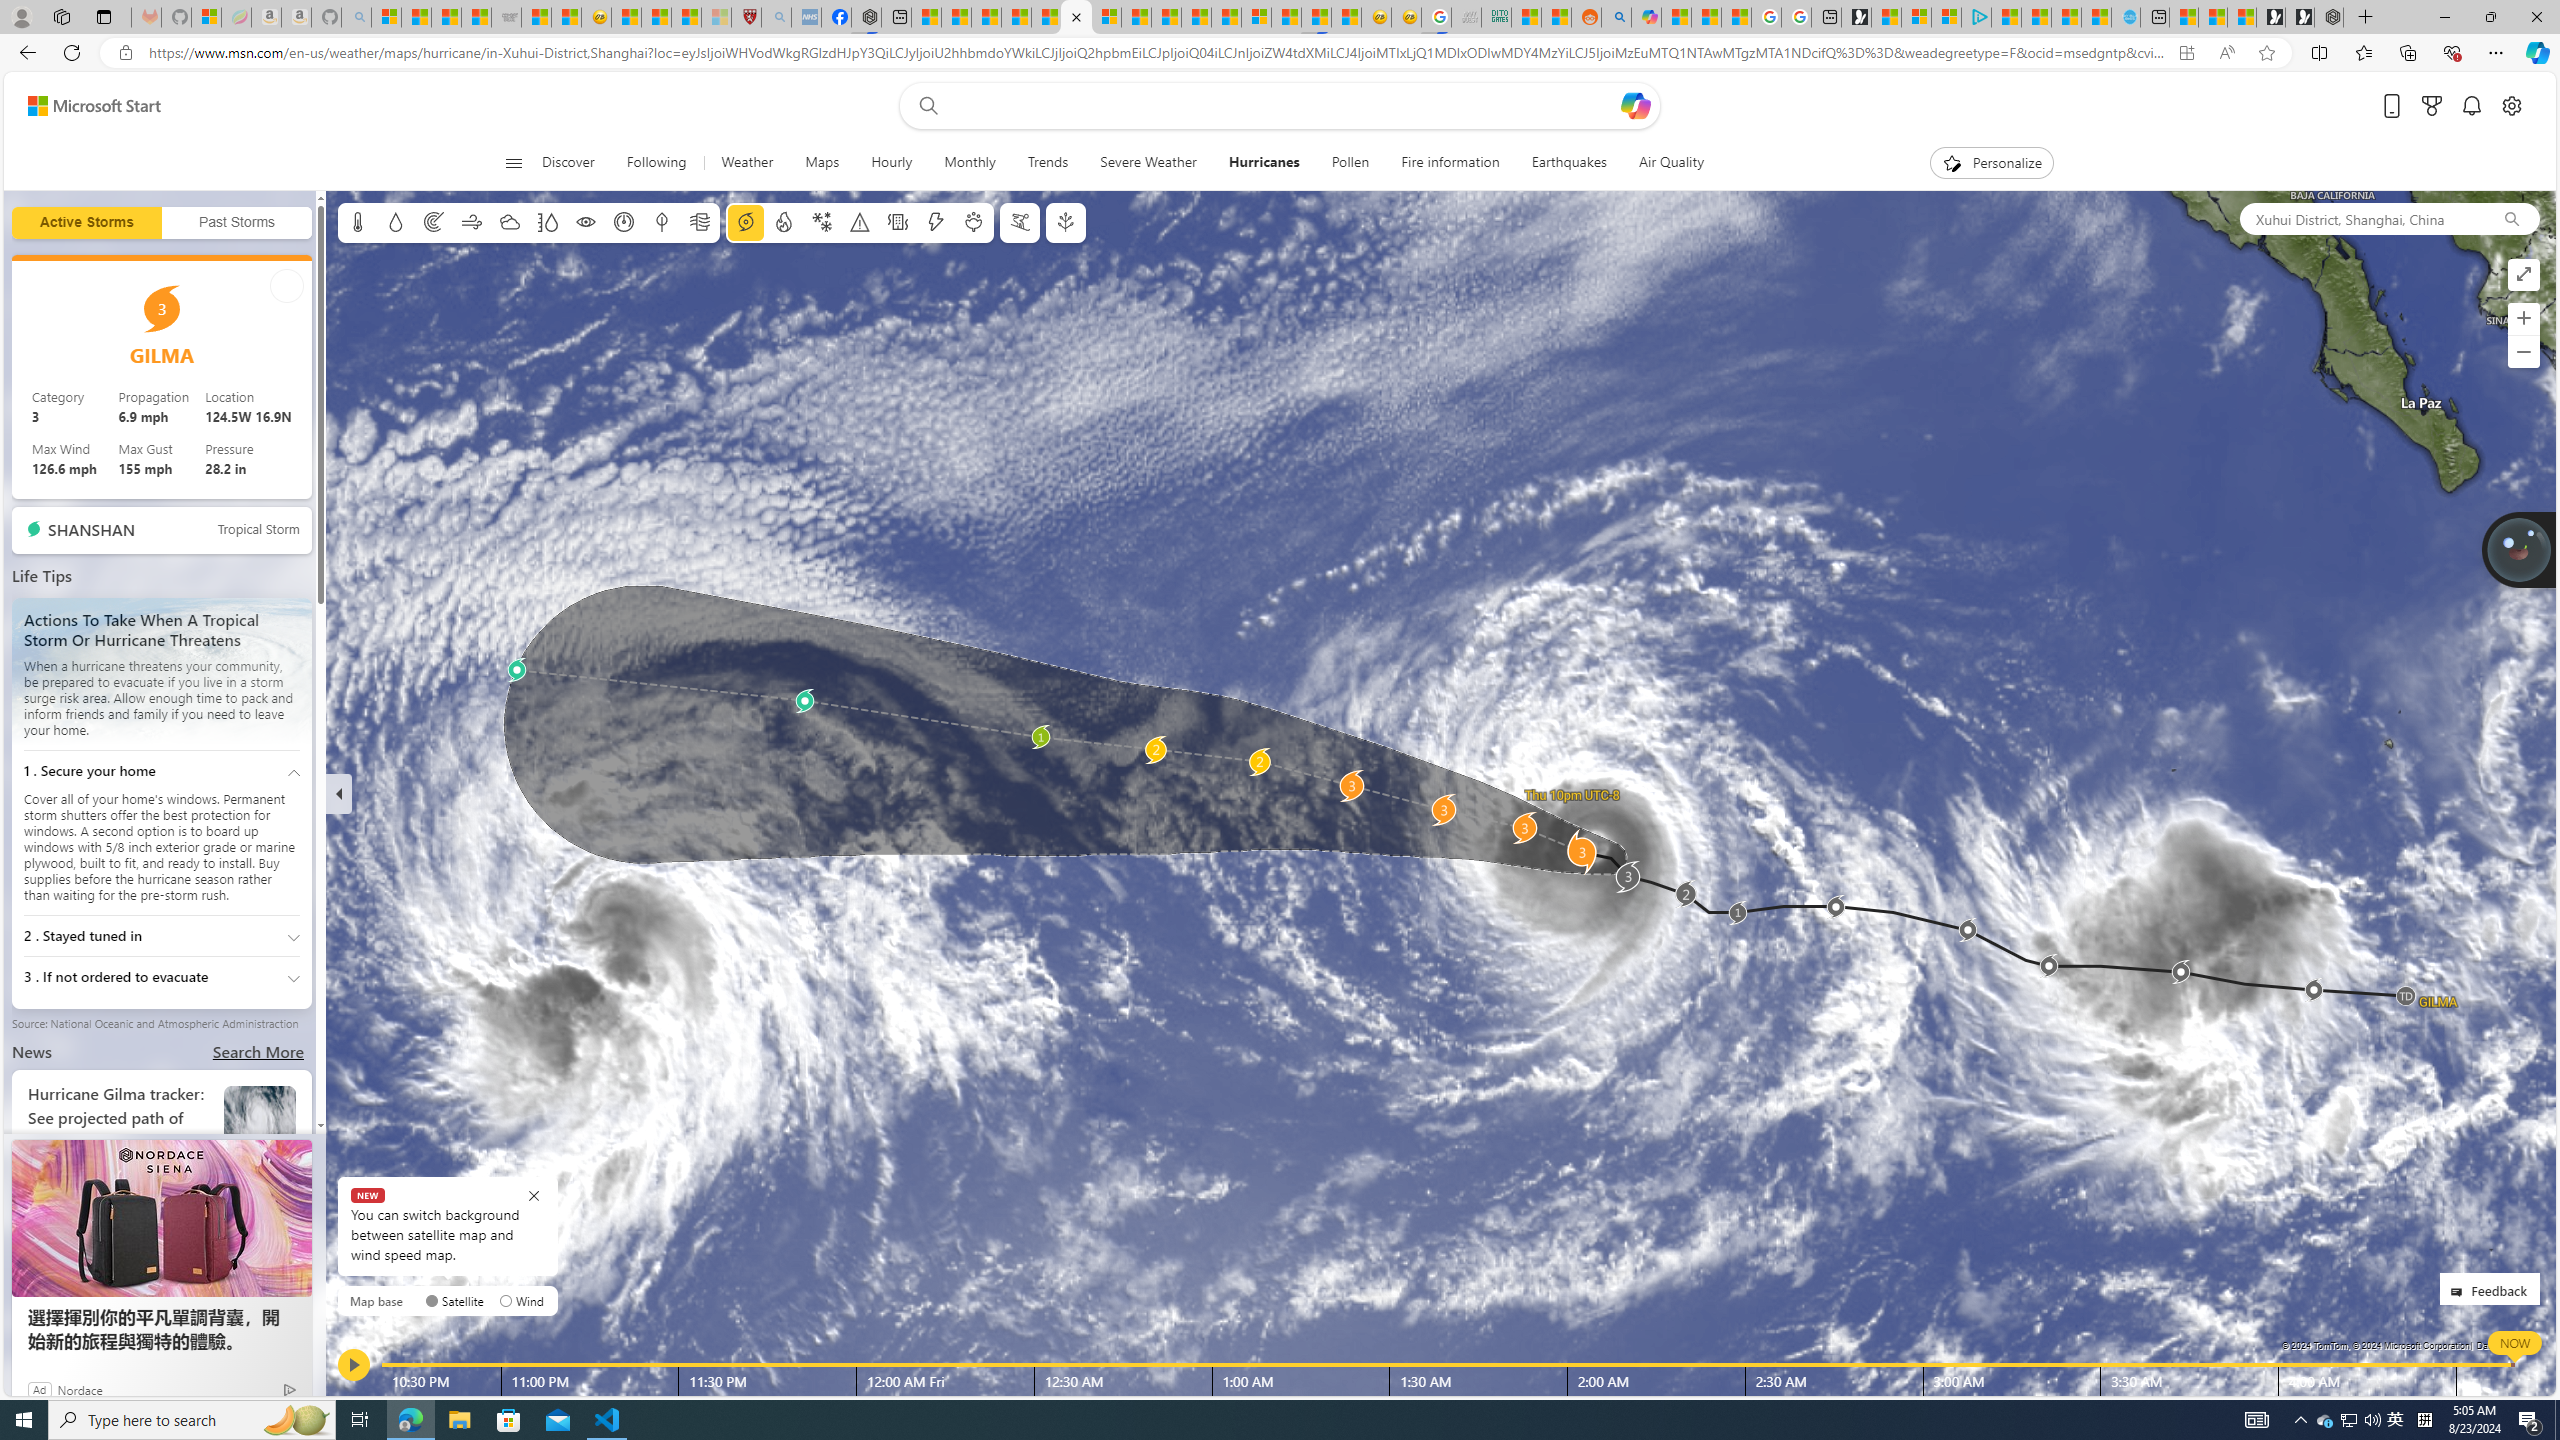  What do you see at coordinates (2523, 317) in the screenshot?
I see `'Zoom in'` at bounding box center [2523, 317].